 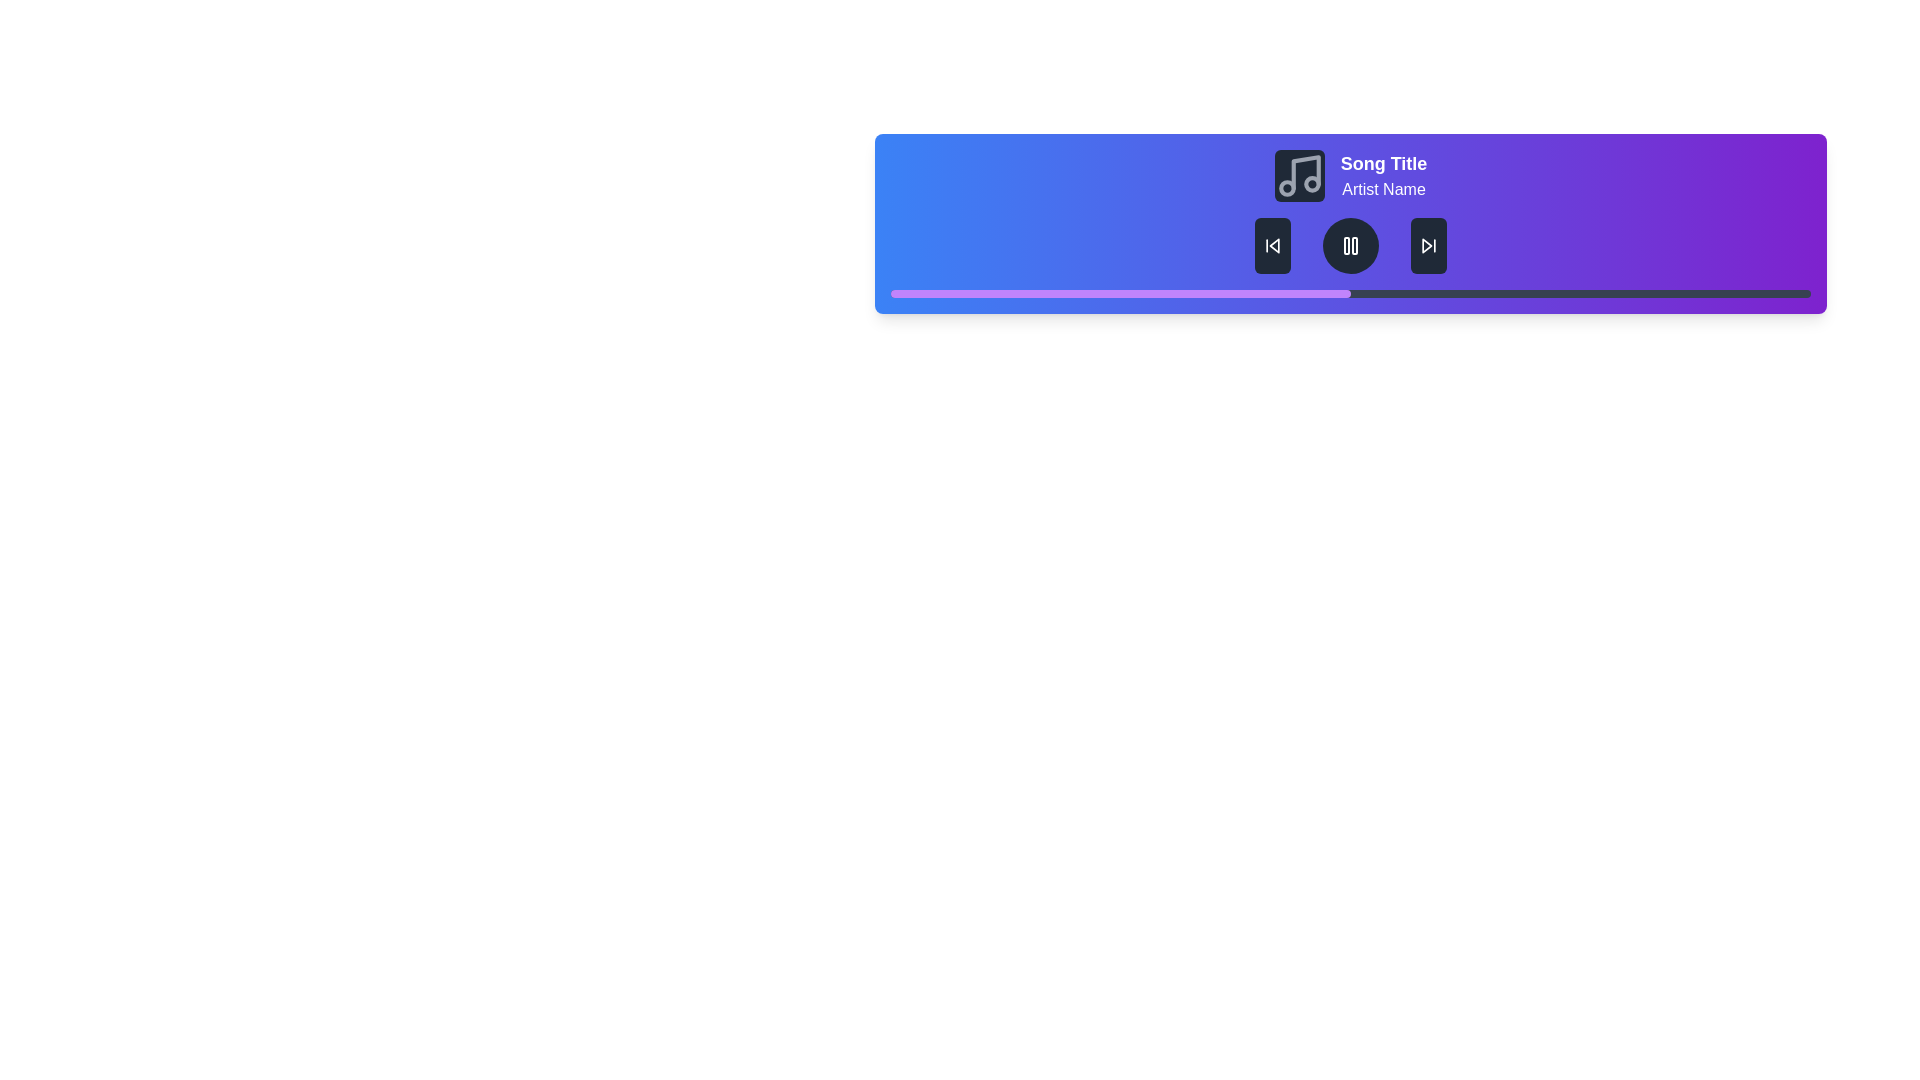 What do you see at coordinates (1654, 293) in the screenshot?
I see `progress` at bounding box center [1654, 293].